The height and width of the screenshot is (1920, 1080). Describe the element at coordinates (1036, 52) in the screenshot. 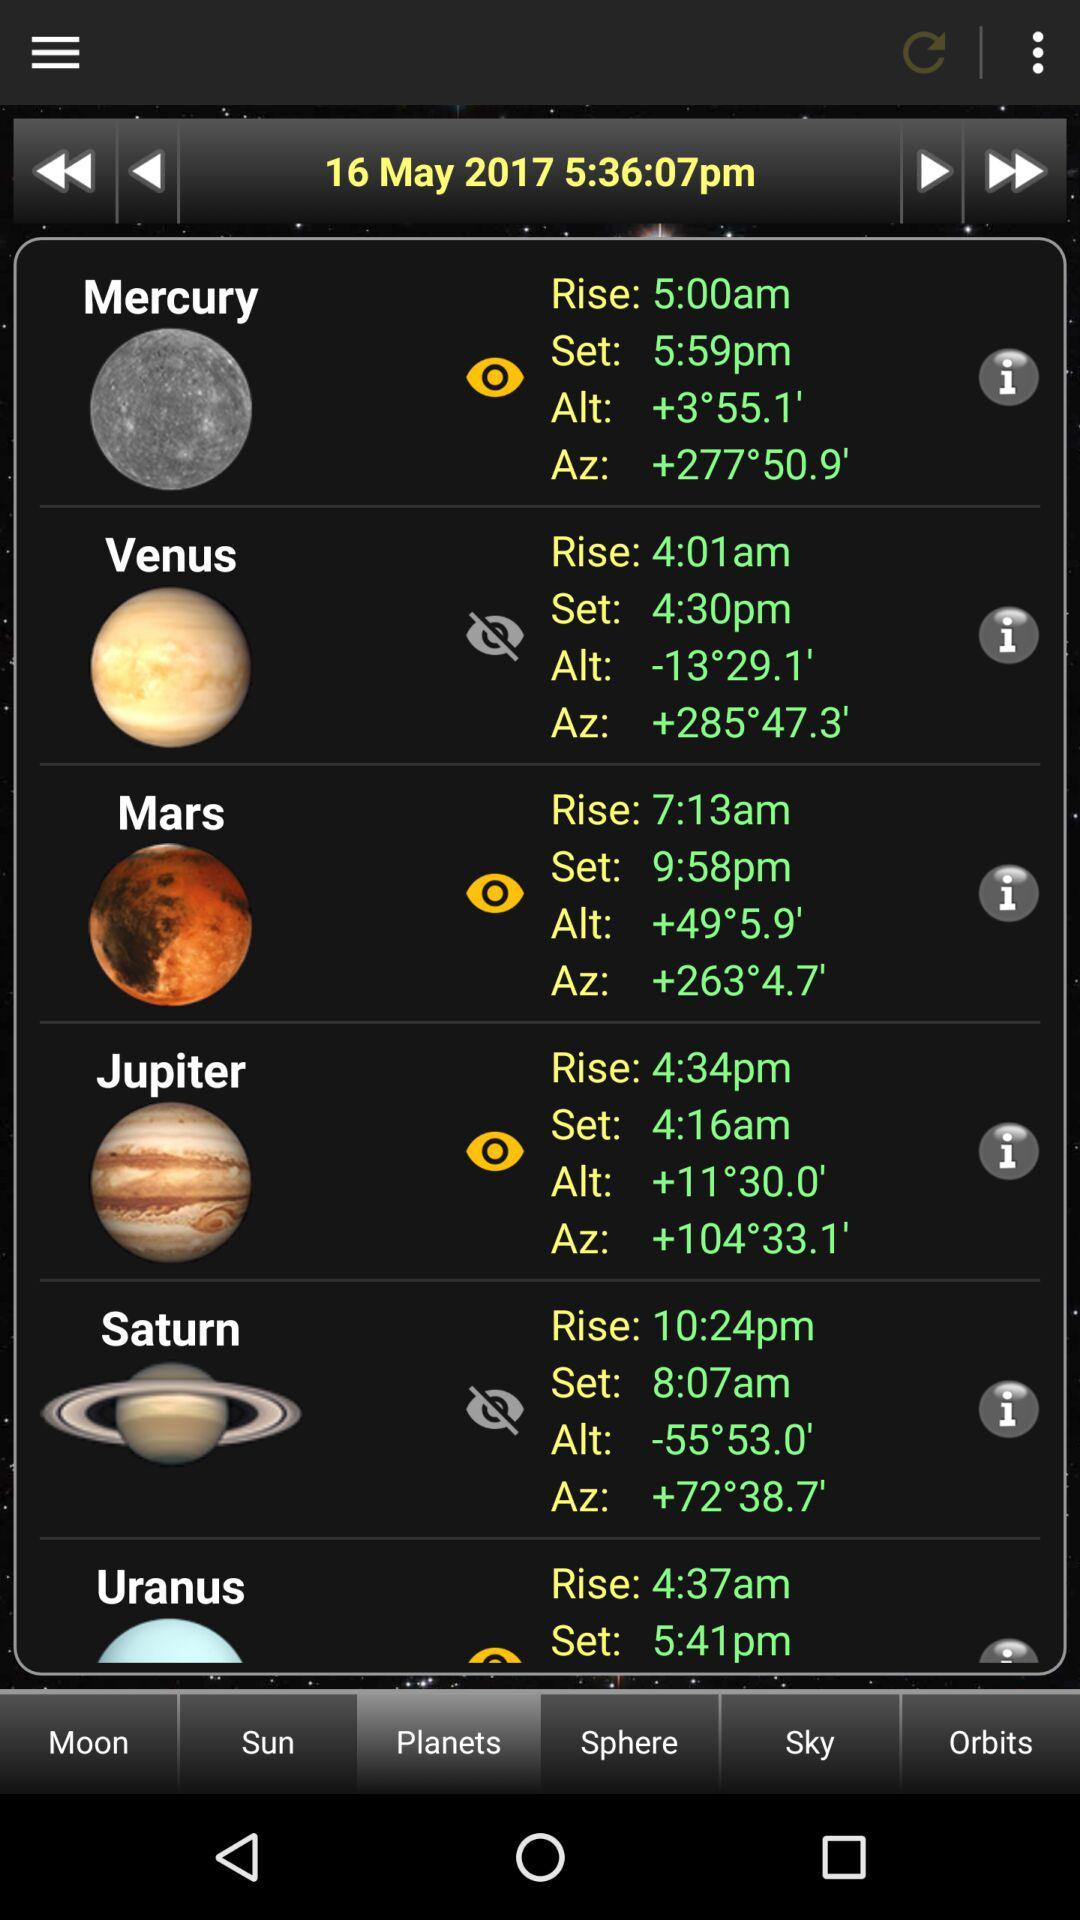

I see `list the menu option` at that location.